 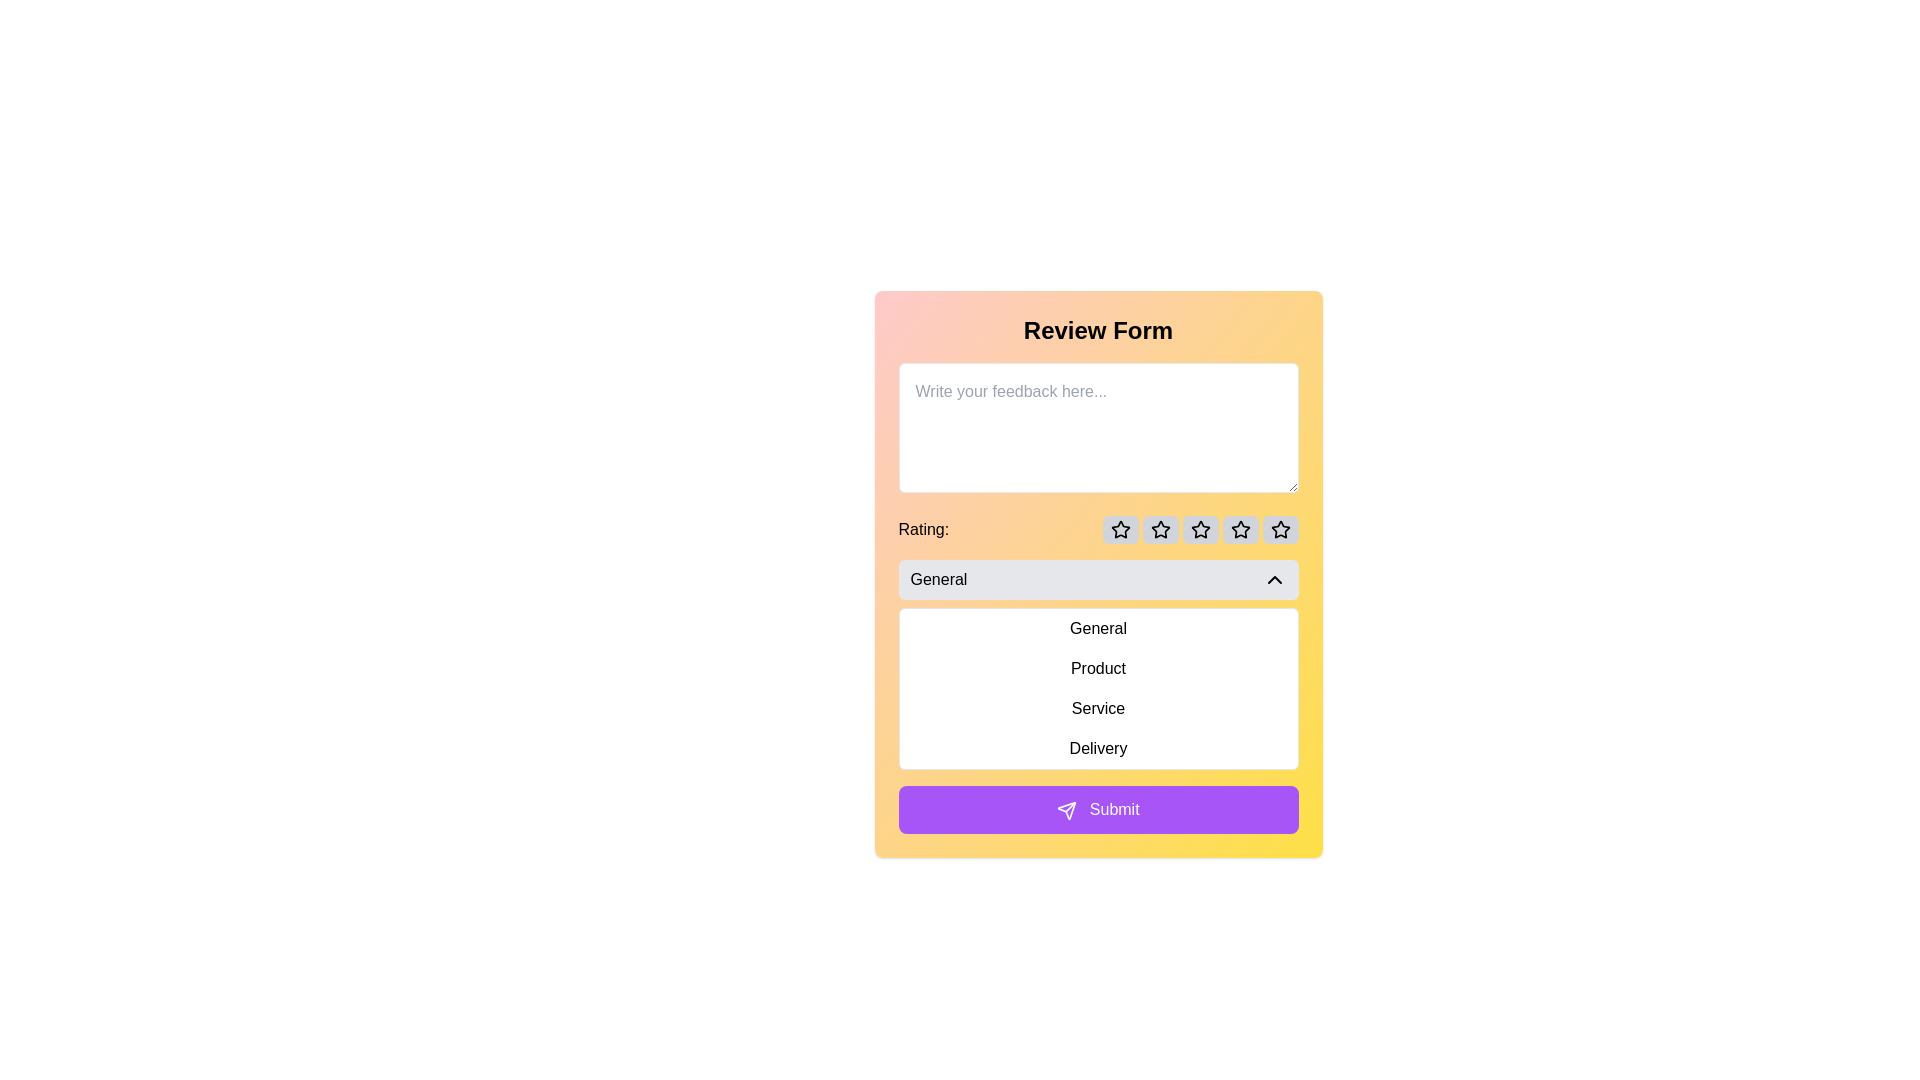 What do you see at coordinates (1280, 528) in the screenshot?
I see `the rightmost star-shaped icon in the rating bar, which has a black stroke and no fill, located below the feedback textarea and above the dropdown menu in the review form` at bounding box center [1280, 528].